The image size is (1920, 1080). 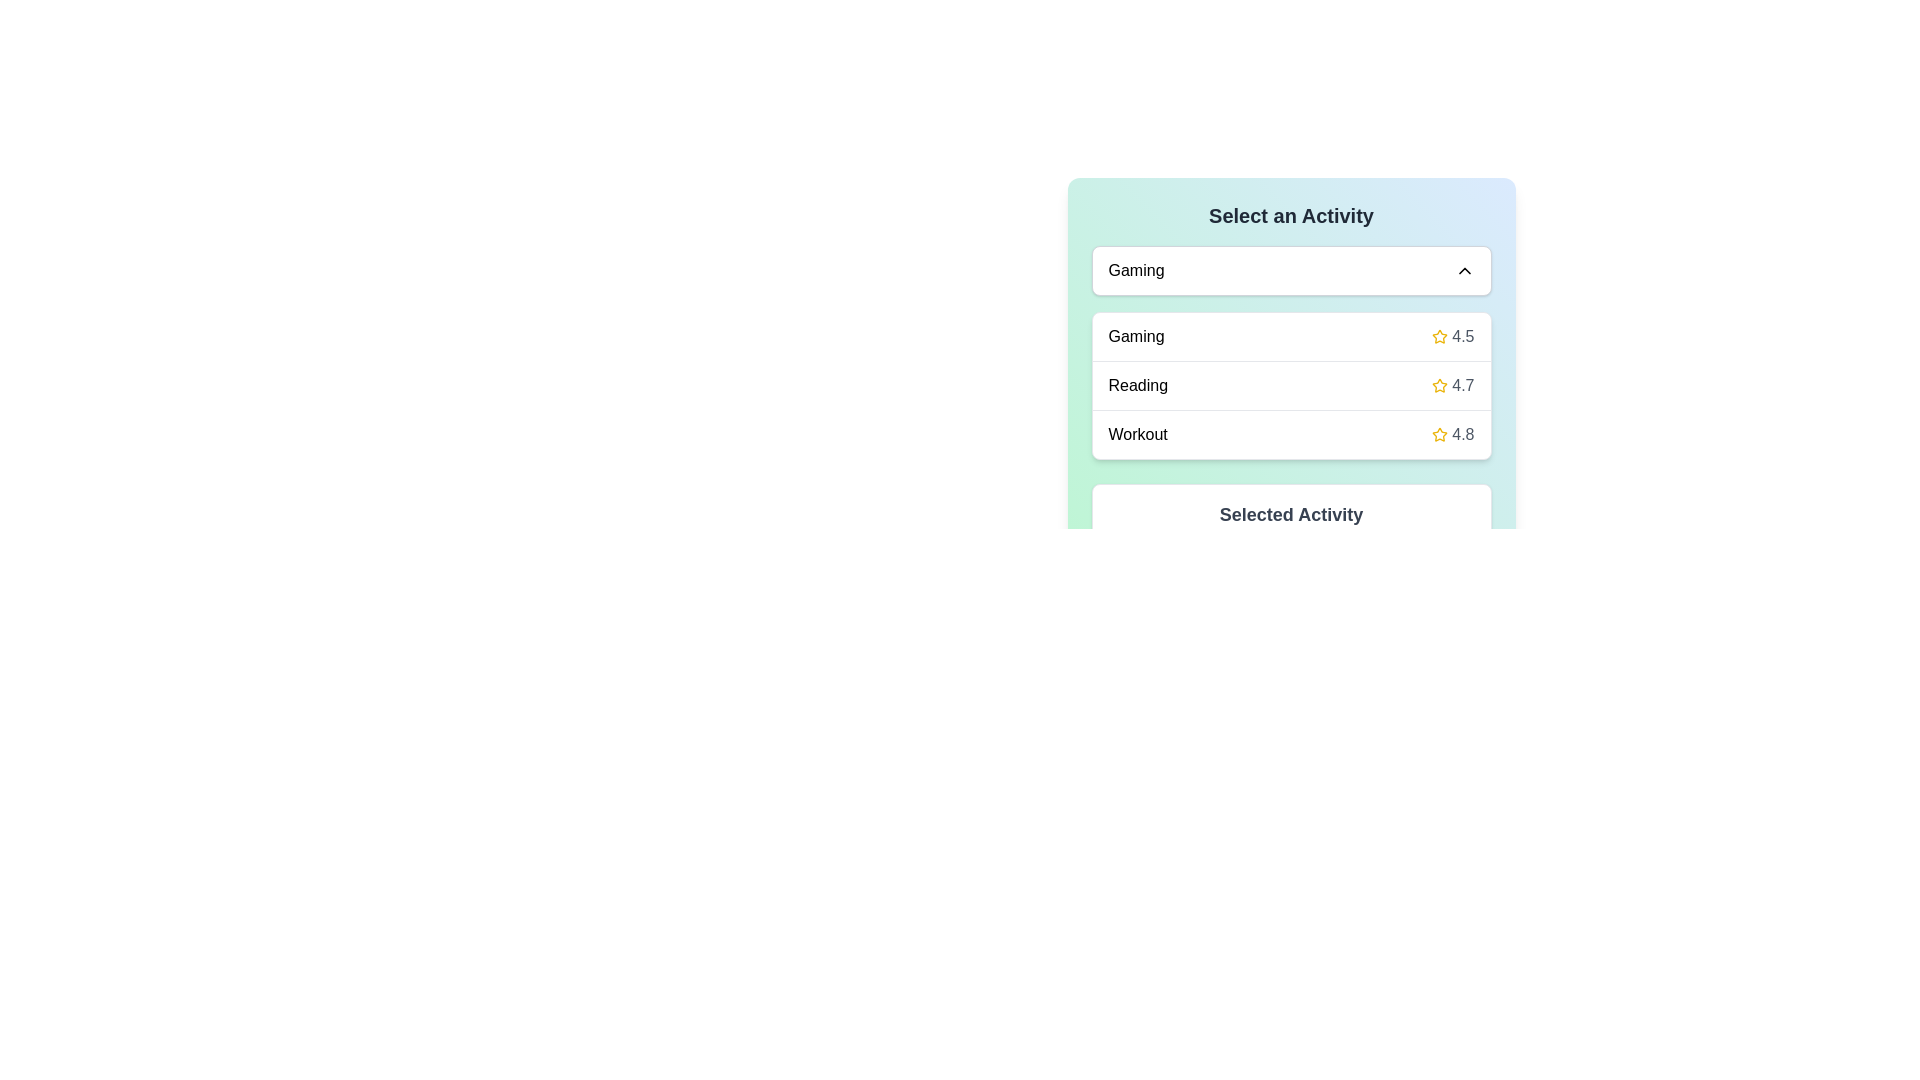 I want to click on the selectable list item labeled 'Workout' with a rating of 4.8 in the 'Select an Activity' dropdown, which is positioned in the third row of the list, so click(x=1291, y=433).